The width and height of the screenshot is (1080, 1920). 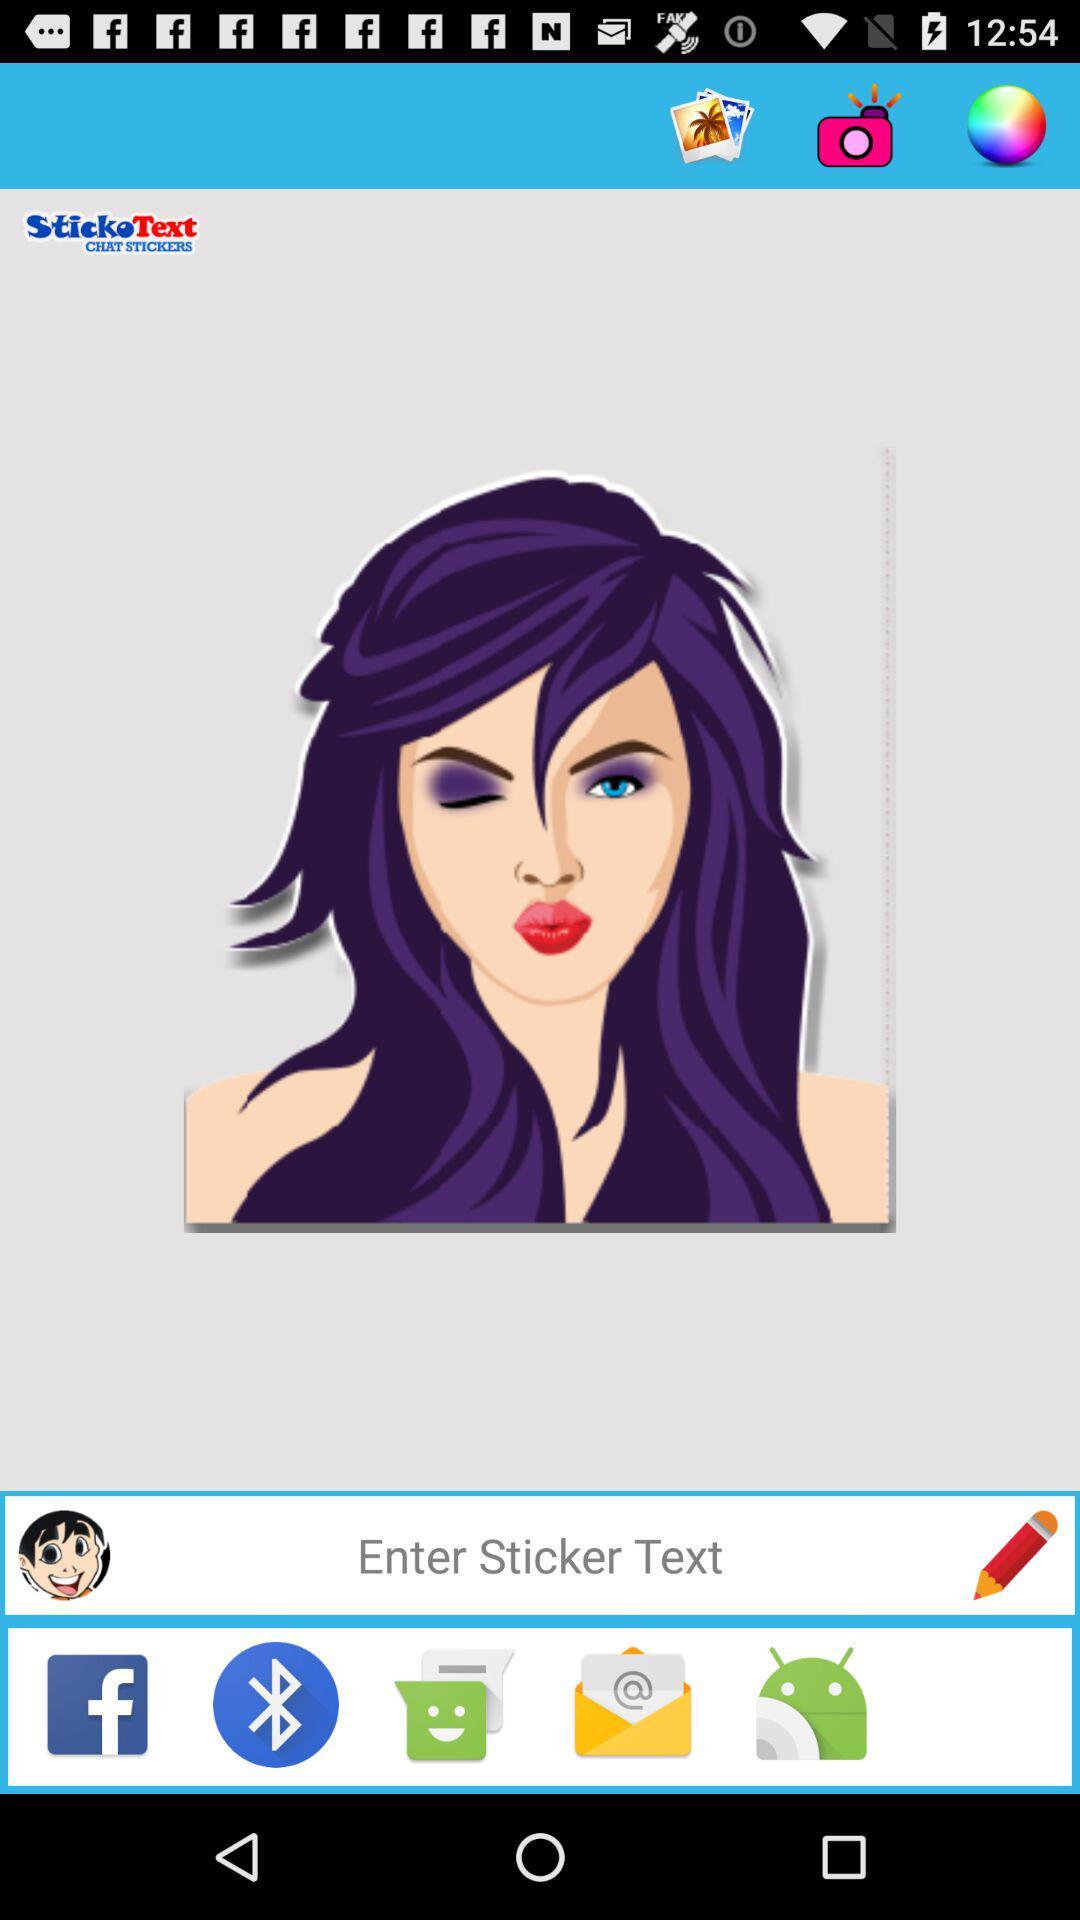 What do you see at coordinates (1015, 1554) in the screenshot?
I see `send sticker text` at bounding box center [1015, 1554].